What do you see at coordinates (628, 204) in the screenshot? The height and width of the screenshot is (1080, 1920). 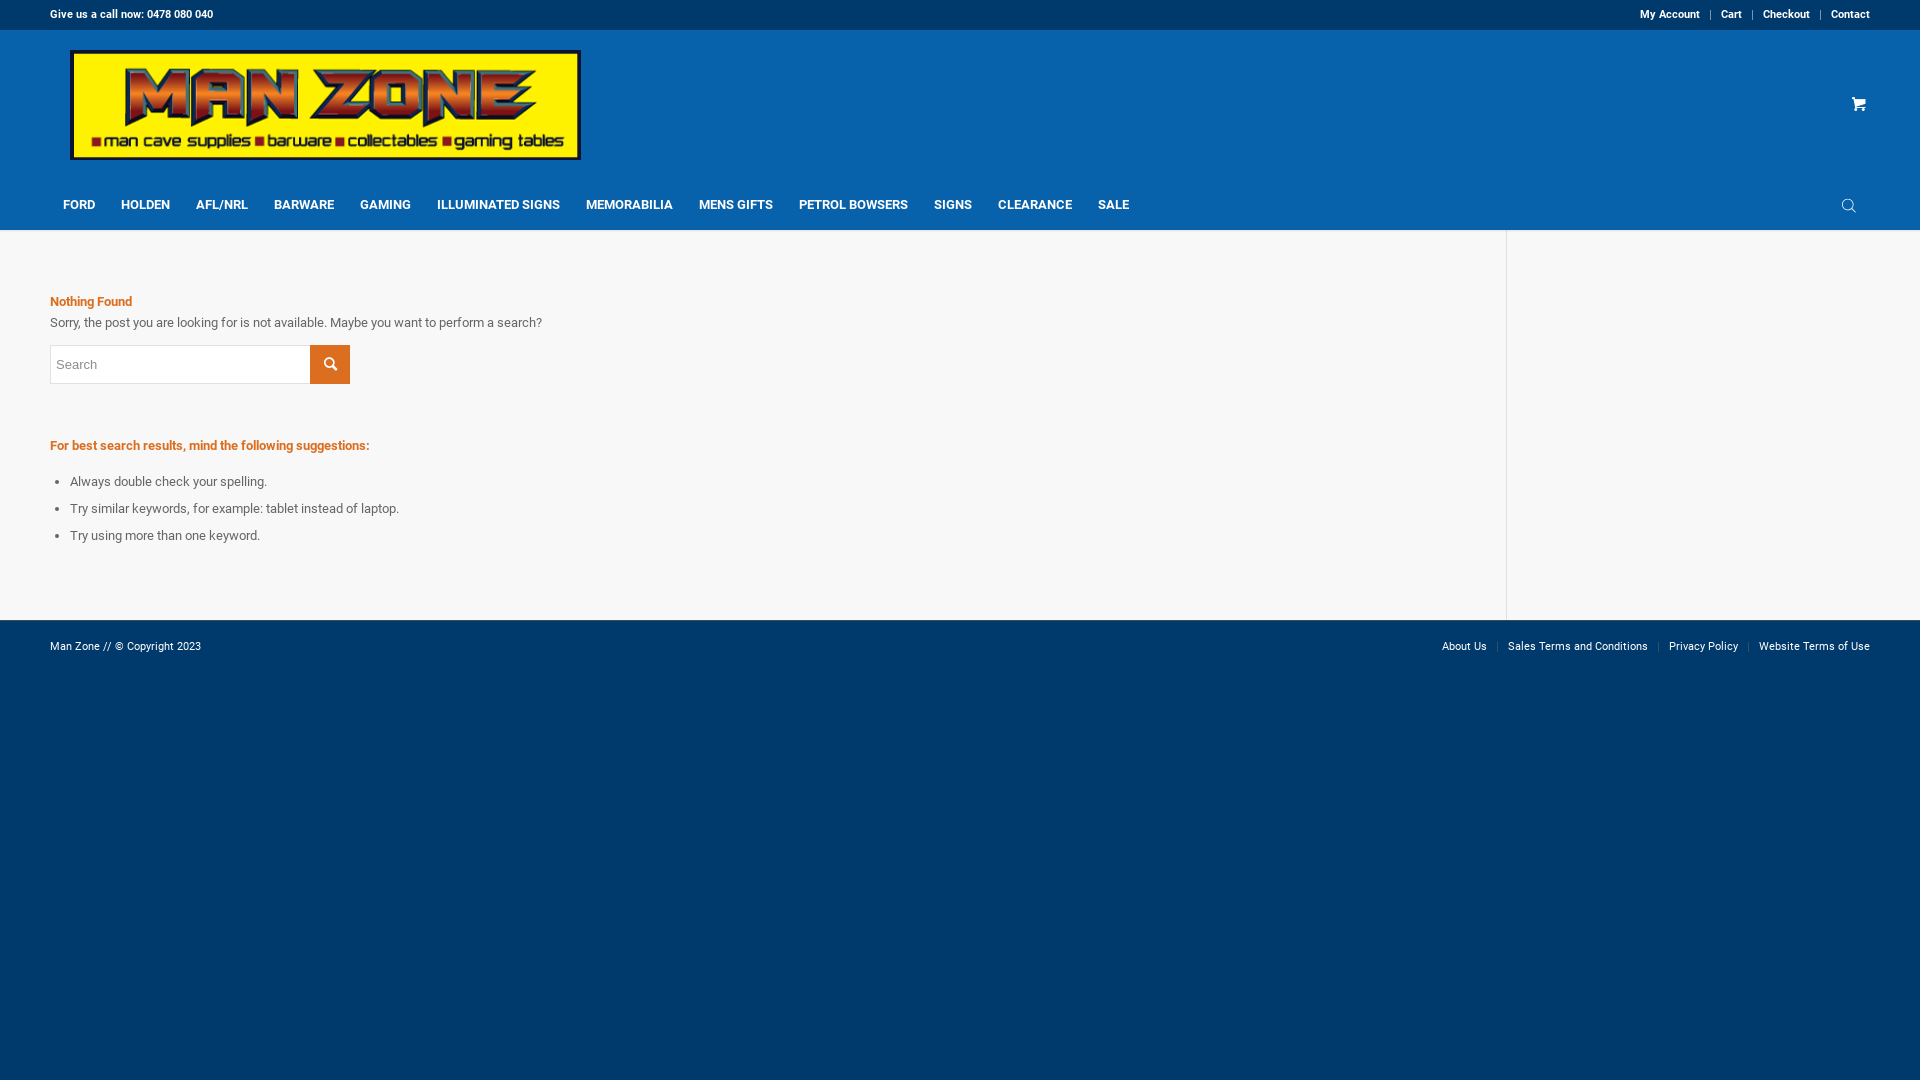 I see `'MEMORABILIA'` at bounding box center [628, 204].